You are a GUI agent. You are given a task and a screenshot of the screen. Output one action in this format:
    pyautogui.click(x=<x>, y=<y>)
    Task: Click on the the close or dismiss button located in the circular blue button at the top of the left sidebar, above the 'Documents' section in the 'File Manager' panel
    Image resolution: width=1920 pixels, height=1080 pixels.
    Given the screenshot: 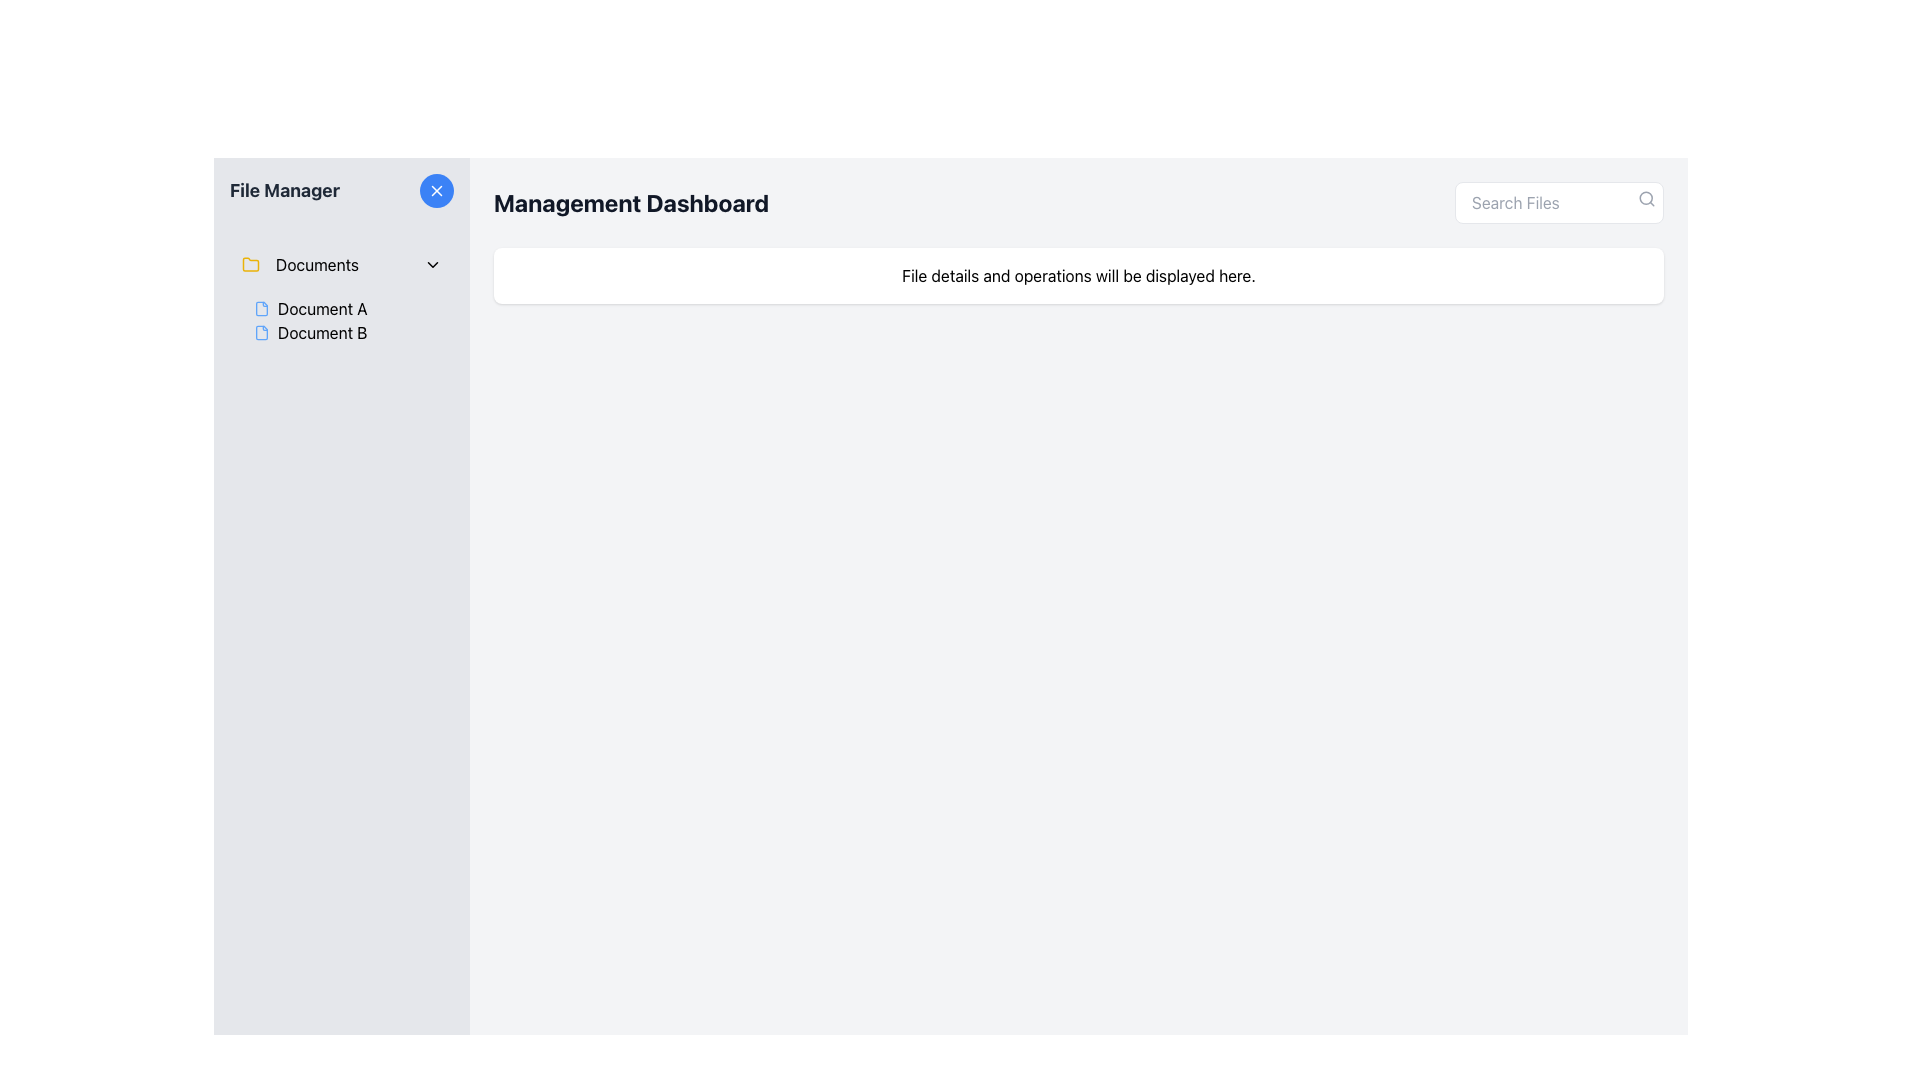 What is the action you would take?
    pyautogui.click(x=435, y=191)
    